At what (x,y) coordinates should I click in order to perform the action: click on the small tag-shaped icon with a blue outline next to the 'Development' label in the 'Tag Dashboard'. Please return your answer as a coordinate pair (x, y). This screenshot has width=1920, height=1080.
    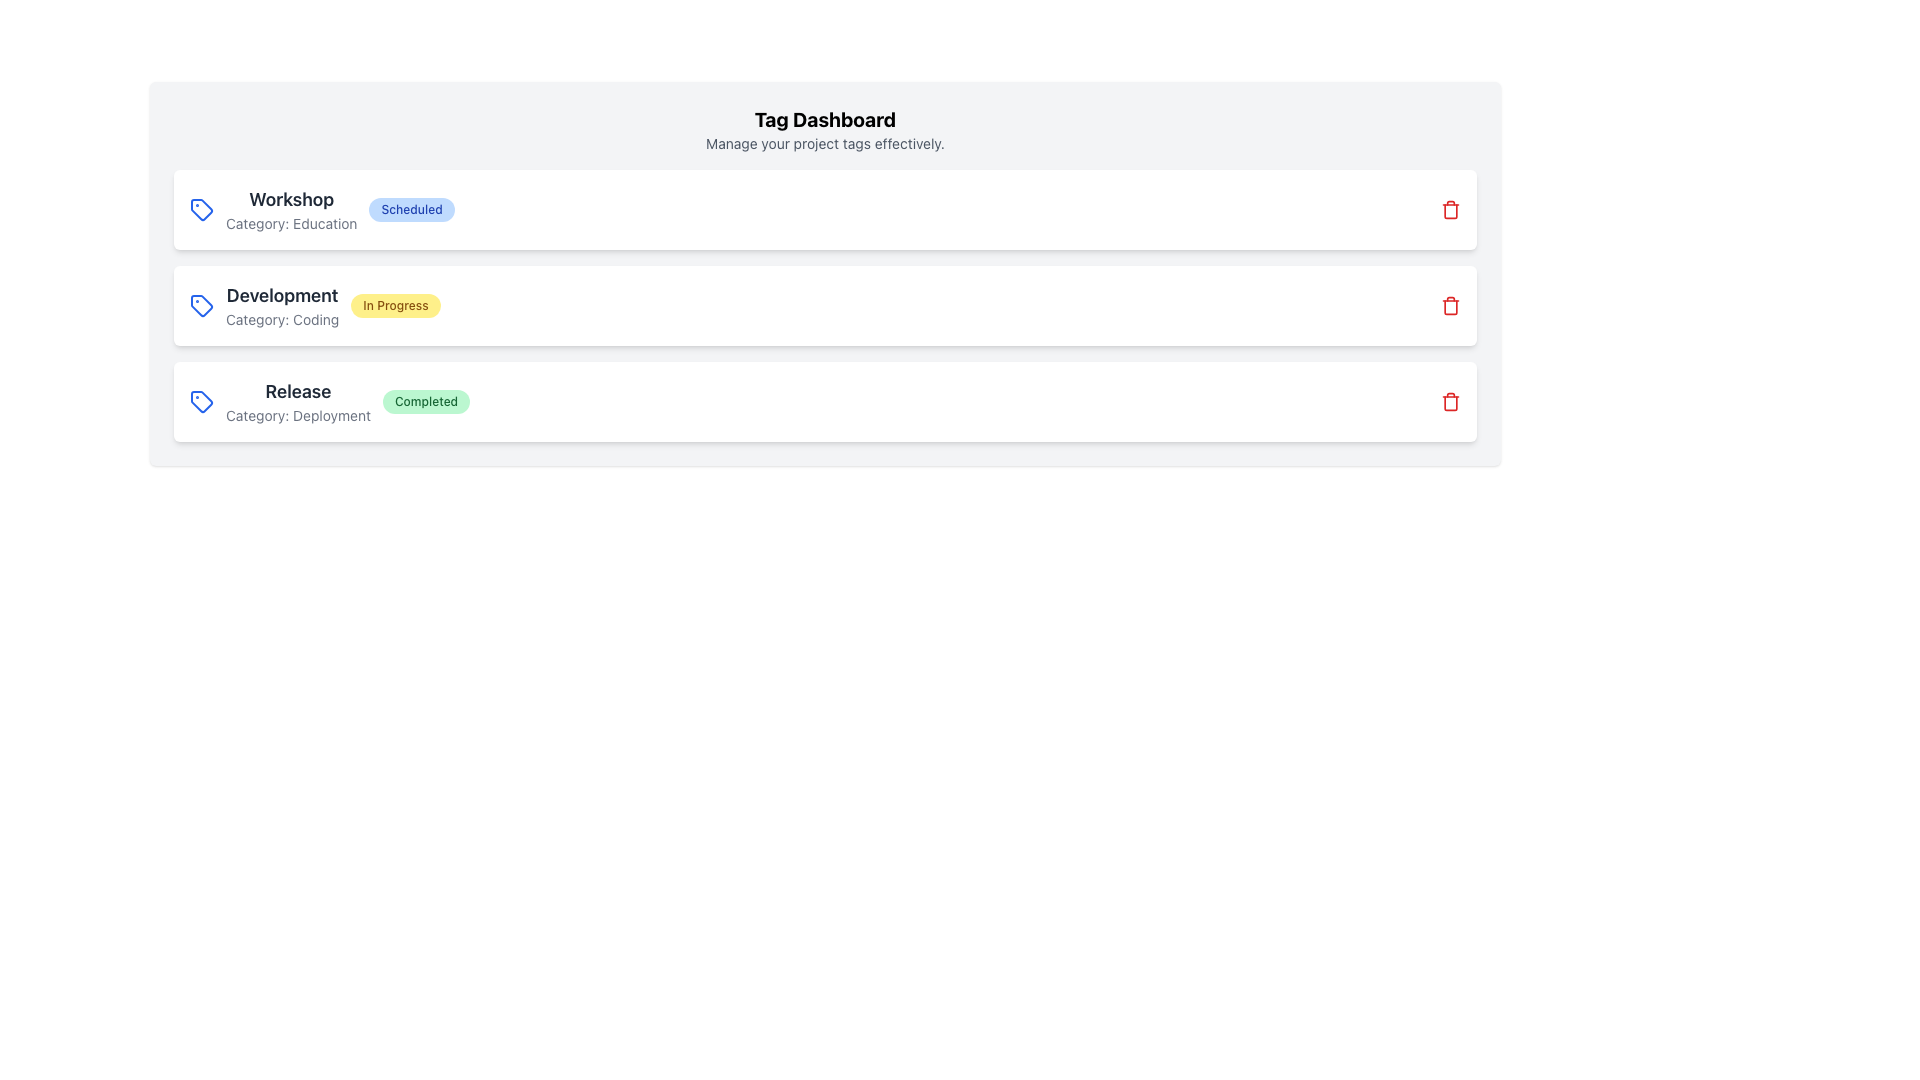
    Looking at the image, I should click on (201, 305).